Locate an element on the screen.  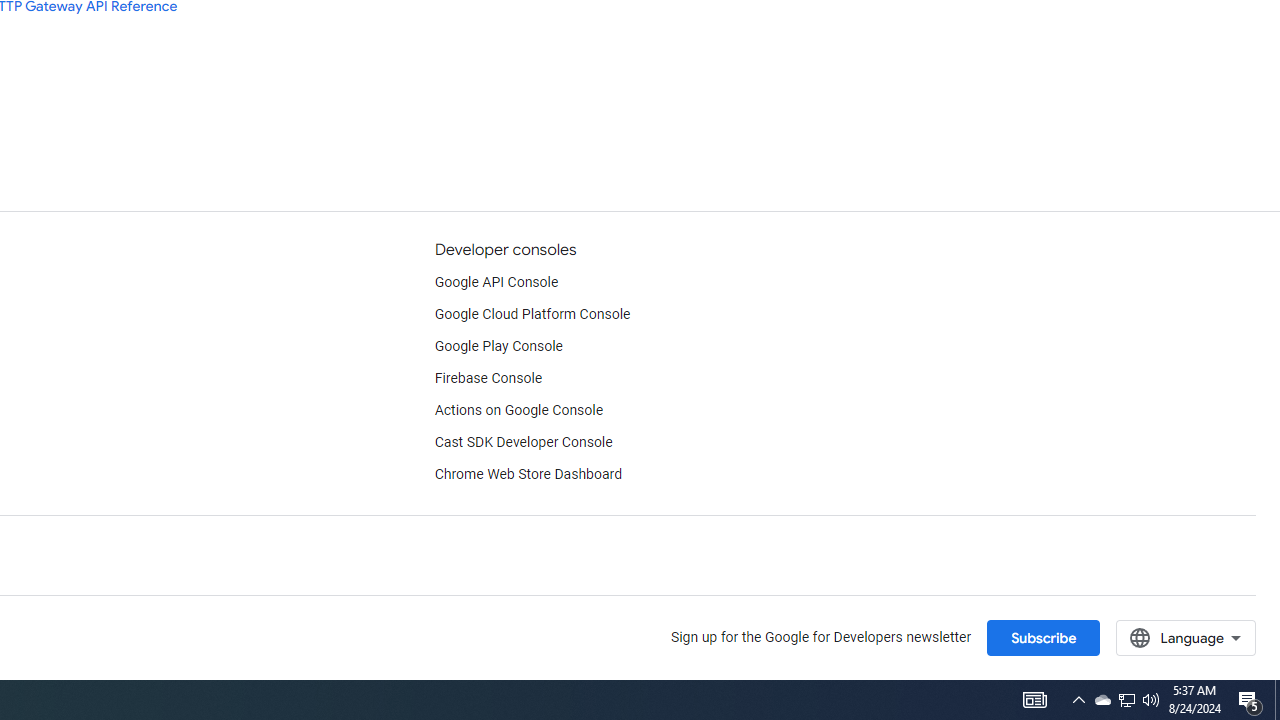
'Language' is located at coordinates (1185, 637).